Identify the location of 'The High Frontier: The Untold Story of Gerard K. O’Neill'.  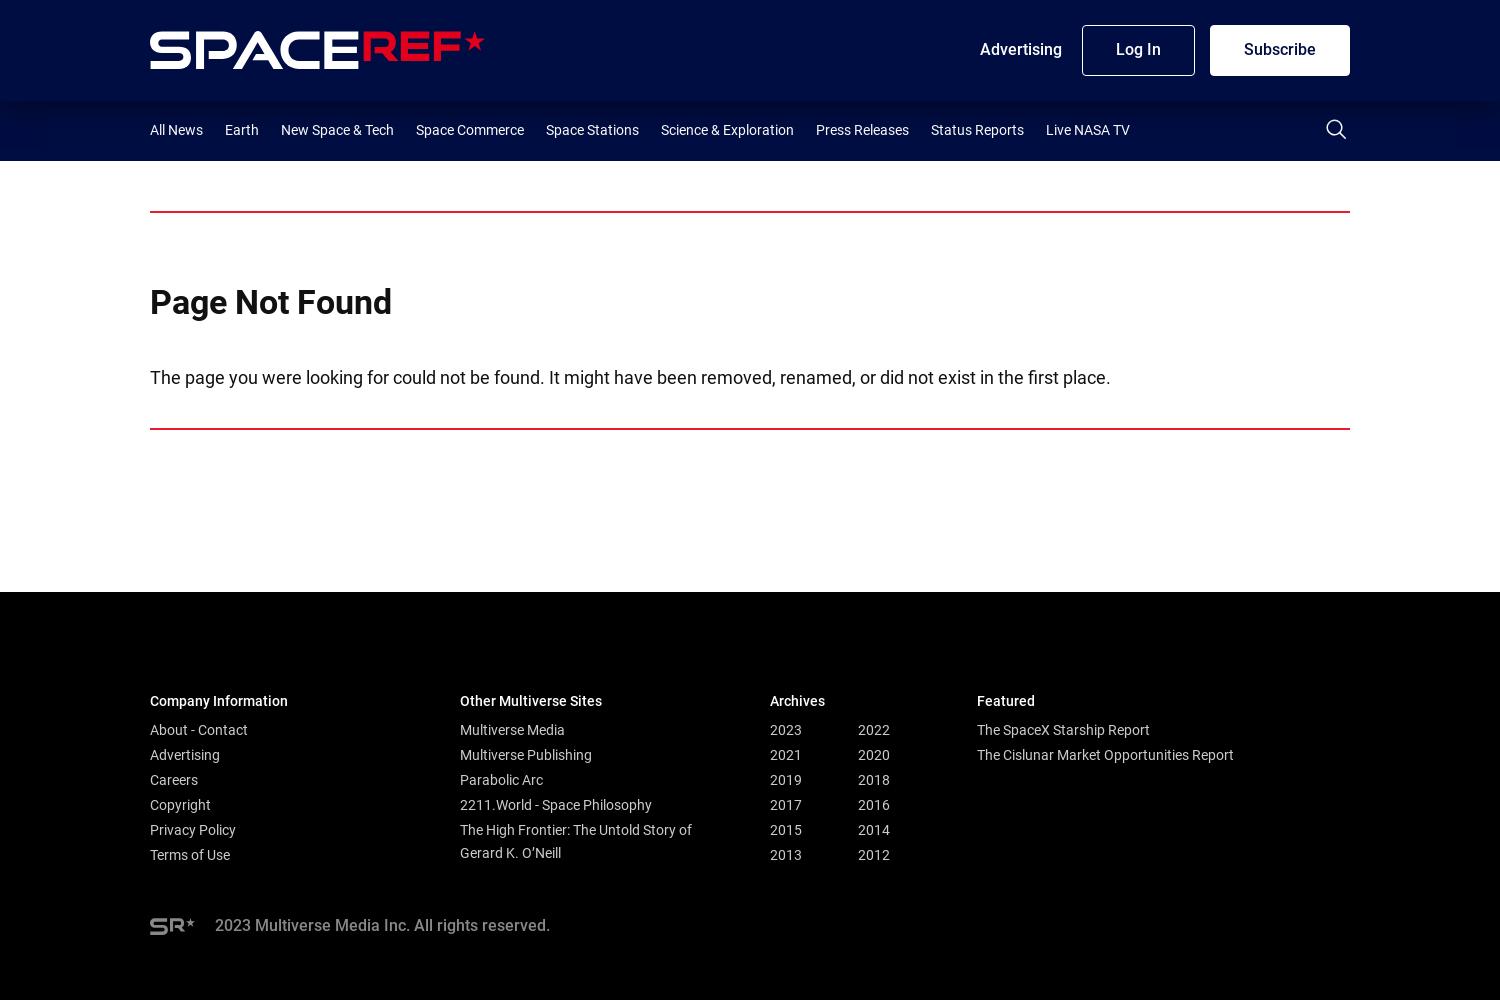
(575, 840).